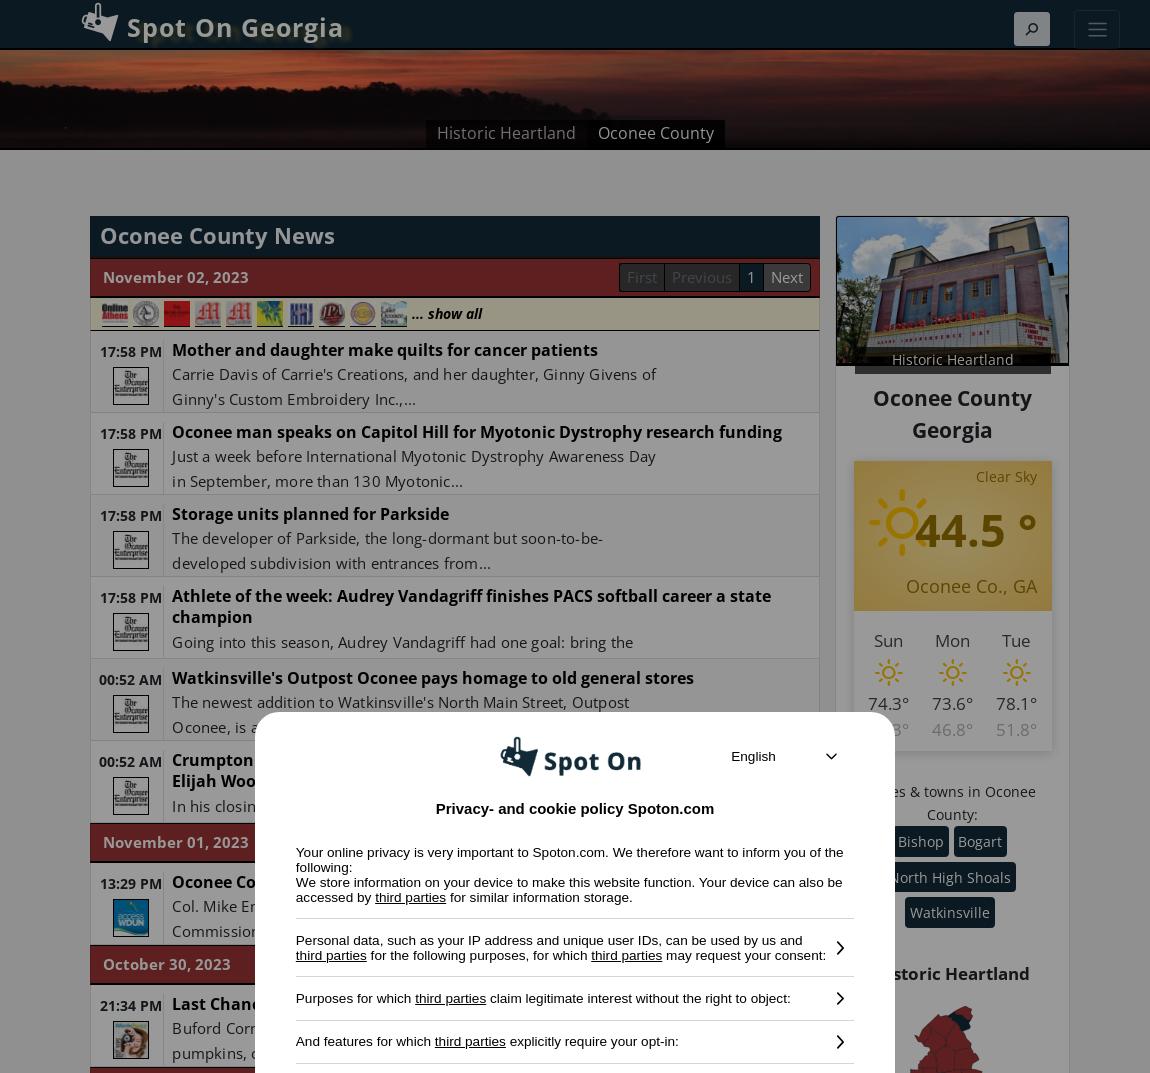 This screenshot has height=1073, width=1150. I want to click on 'Bogart', so click(980, 839).